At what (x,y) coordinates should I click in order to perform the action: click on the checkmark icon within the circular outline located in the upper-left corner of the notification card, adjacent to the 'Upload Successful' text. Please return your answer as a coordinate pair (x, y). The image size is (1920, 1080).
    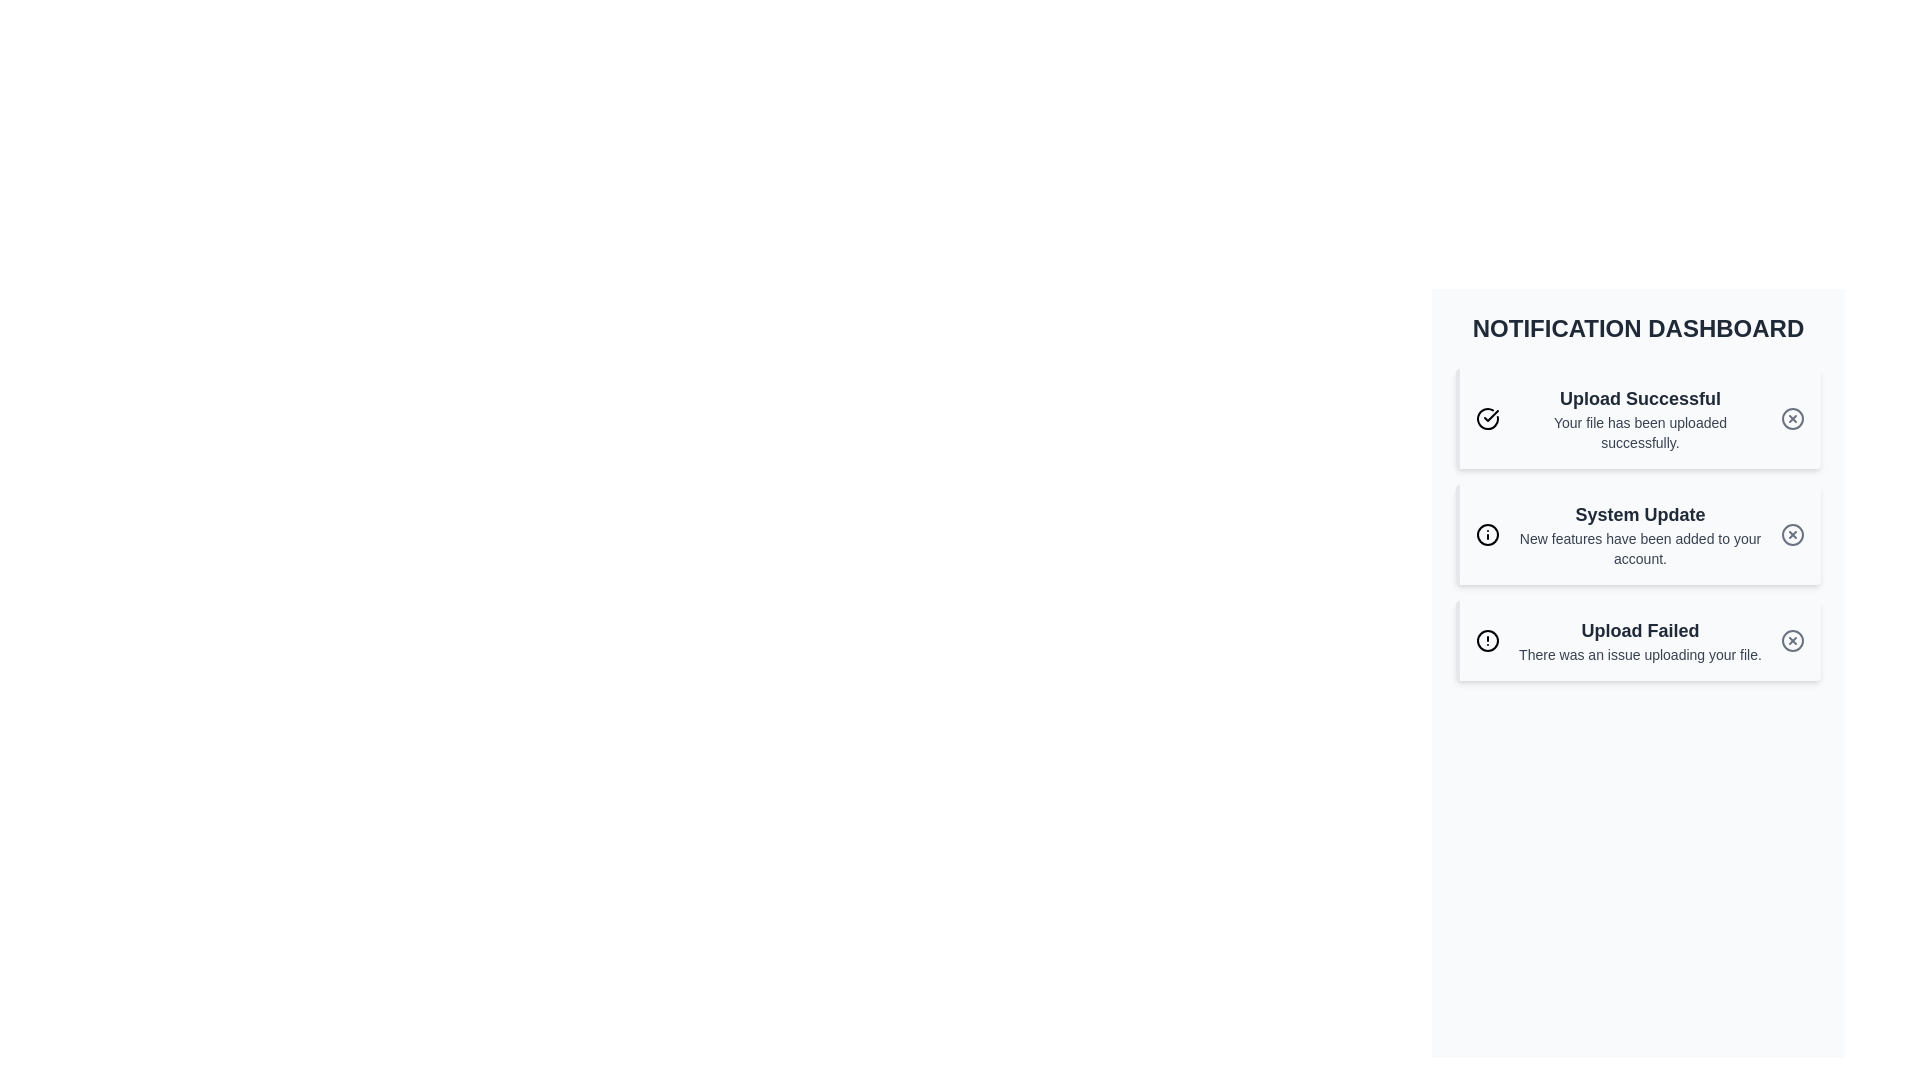
    Looking at the image, I should click on (1491, 415).